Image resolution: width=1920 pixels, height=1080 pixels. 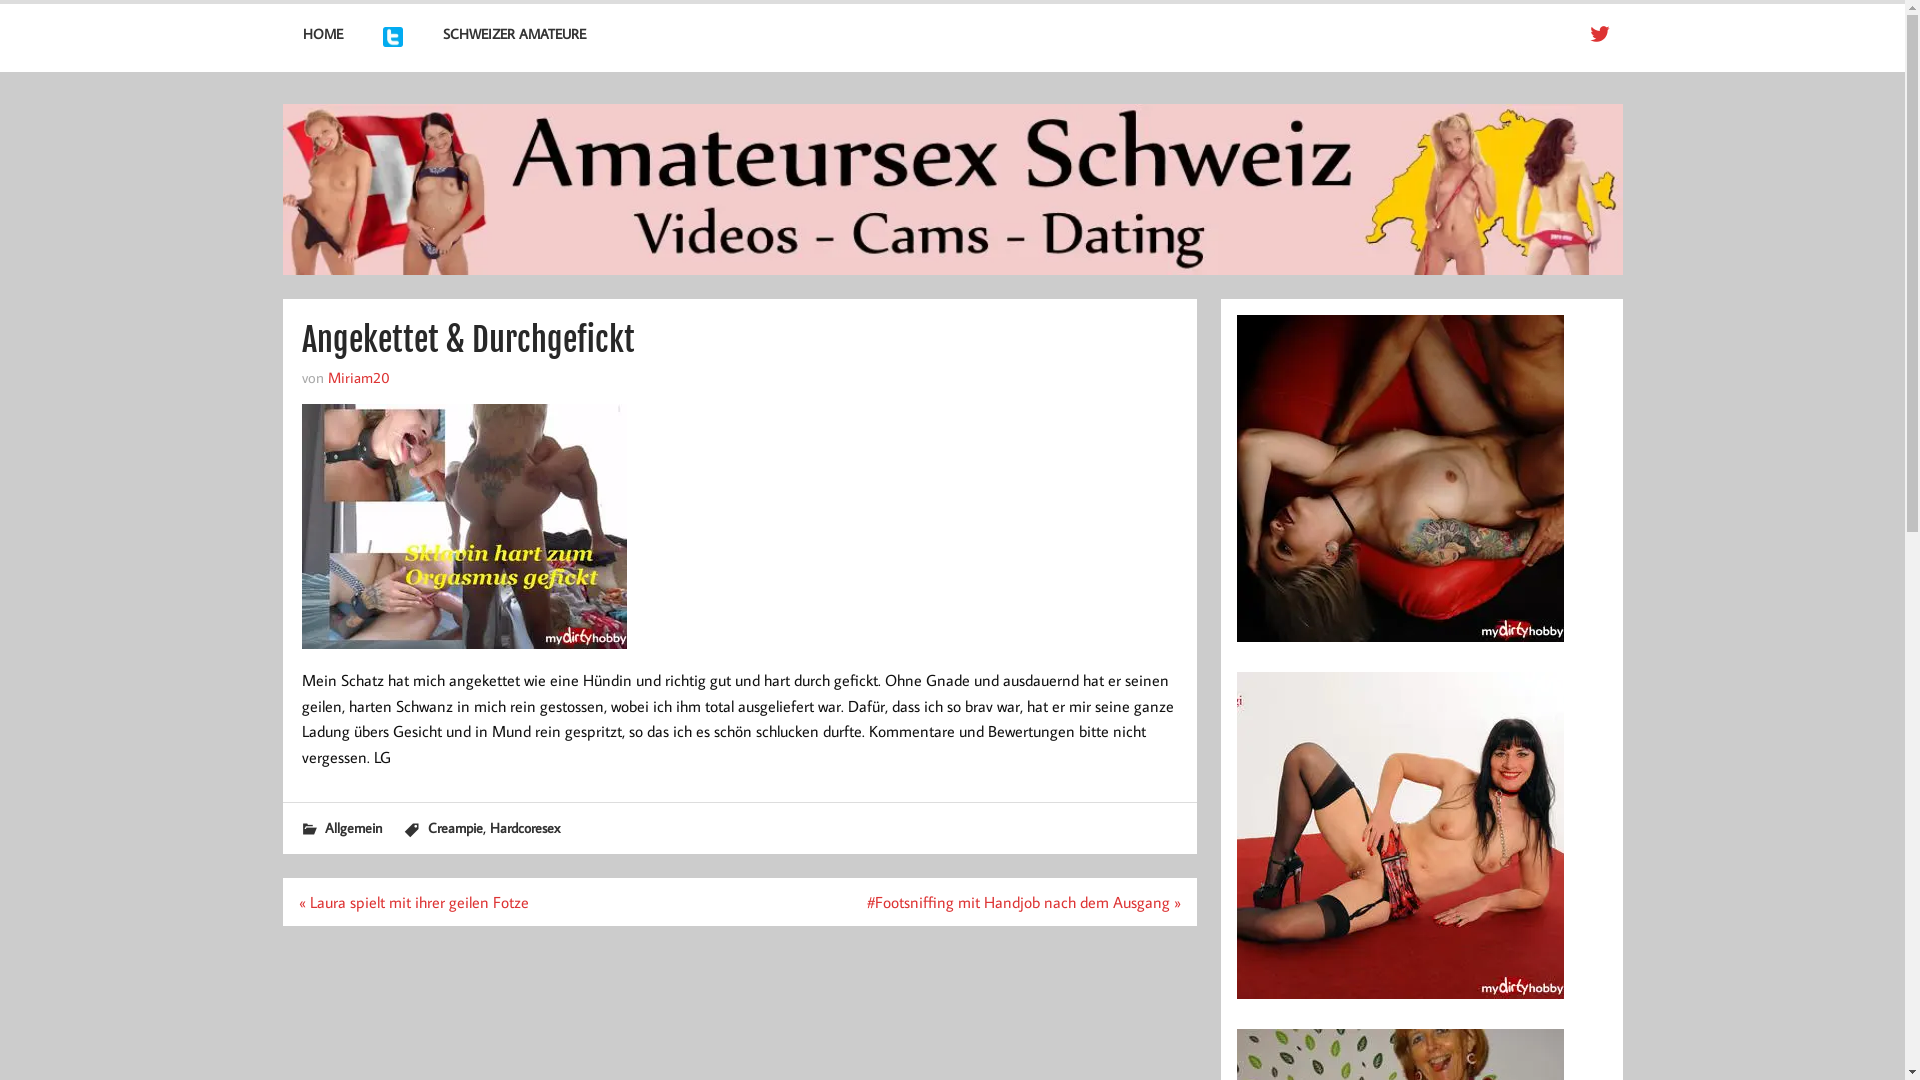 What do you see at coordinates (454, 827) in the screenshot?
I see `'Creampie'` at bounding box center [454, 827].